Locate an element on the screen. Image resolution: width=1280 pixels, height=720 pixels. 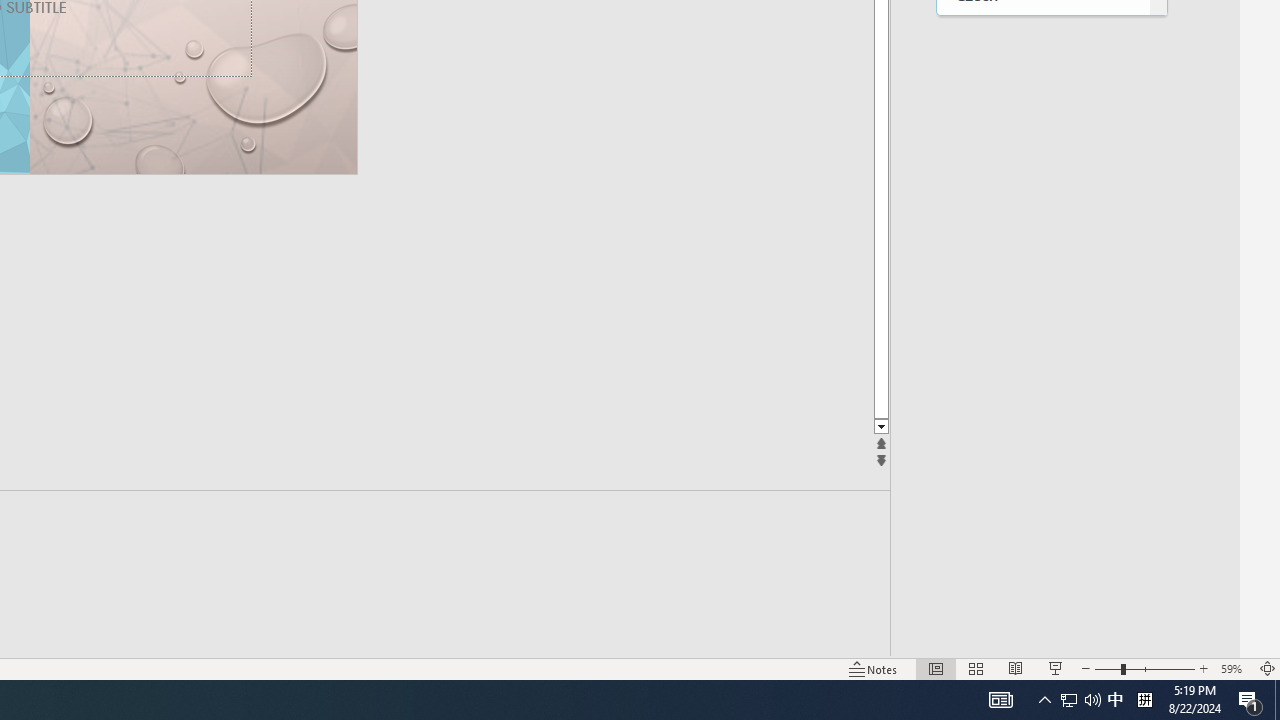
'Divehi' is located at coordinates (1042, 116).